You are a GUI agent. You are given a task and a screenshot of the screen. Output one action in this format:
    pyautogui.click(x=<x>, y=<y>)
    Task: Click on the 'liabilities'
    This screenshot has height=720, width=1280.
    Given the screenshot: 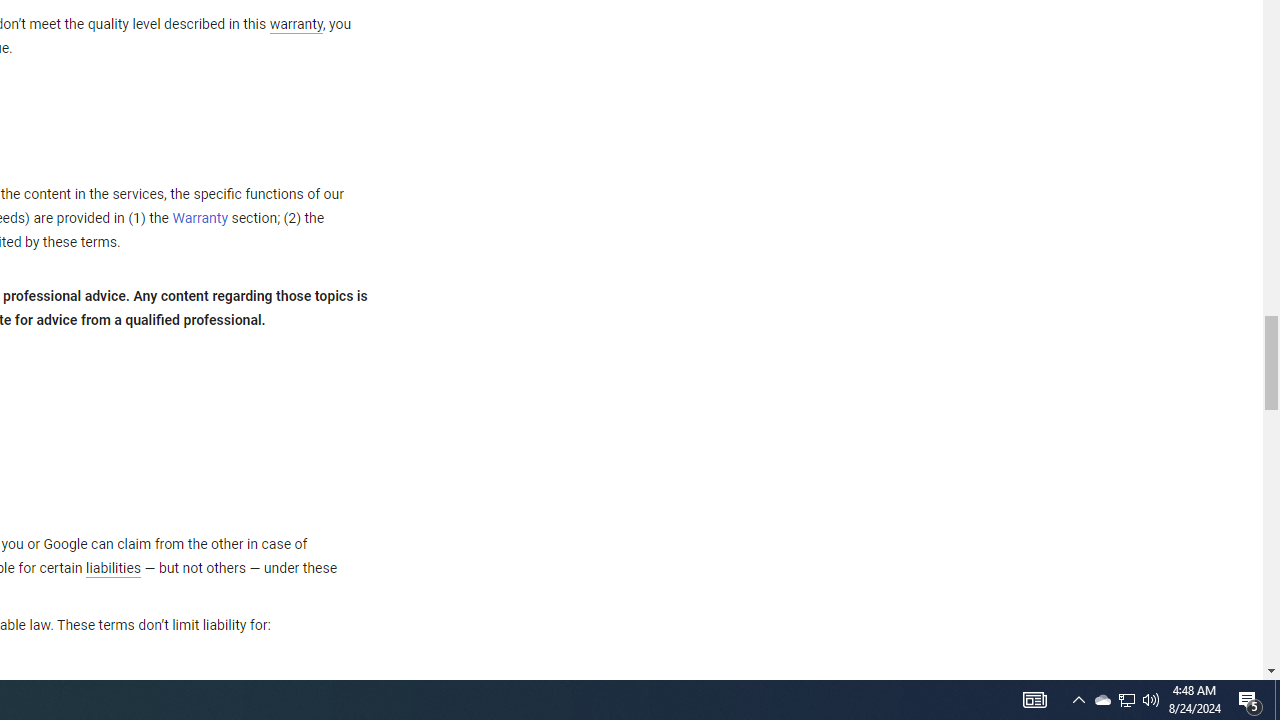 What is the action you would take?
    pyautogui.click(x=112, y=568)
    